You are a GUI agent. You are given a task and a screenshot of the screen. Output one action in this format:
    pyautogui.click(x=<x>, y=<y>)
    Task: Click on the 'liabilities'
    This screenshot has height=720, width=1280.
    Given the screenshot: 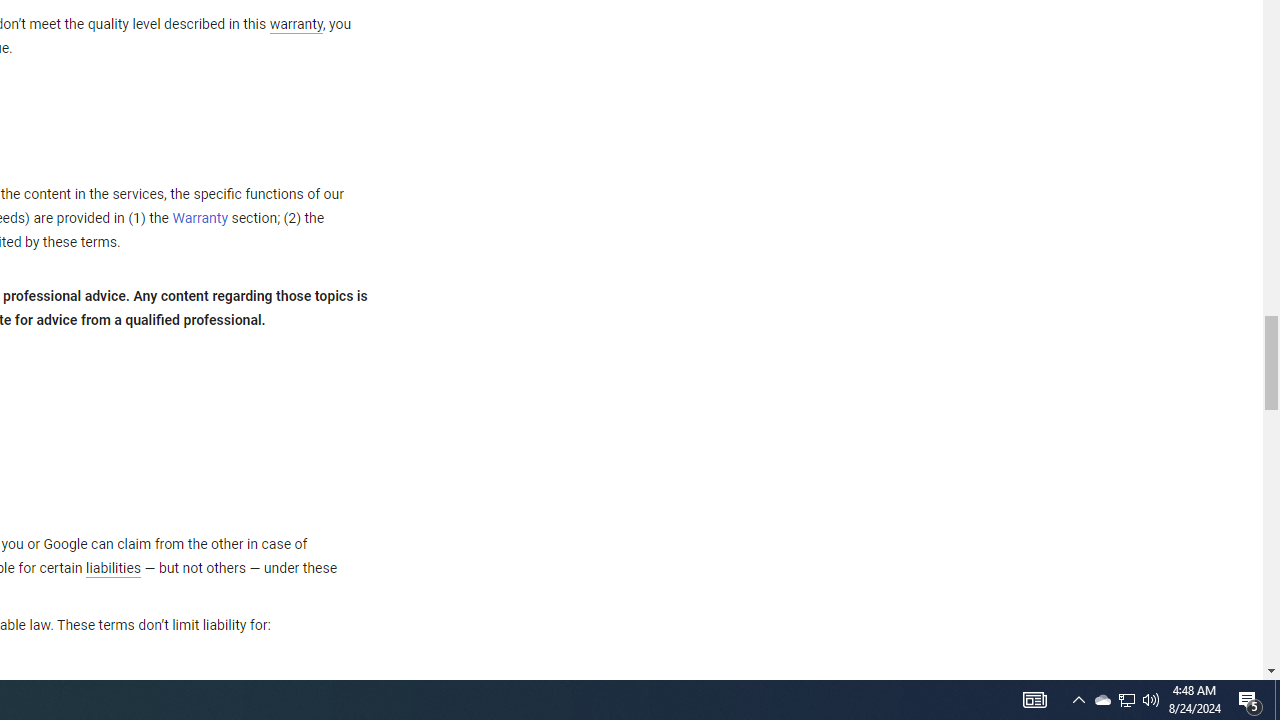 What is the action you would take?
    pyautogui.click(x=112, y=568)
    